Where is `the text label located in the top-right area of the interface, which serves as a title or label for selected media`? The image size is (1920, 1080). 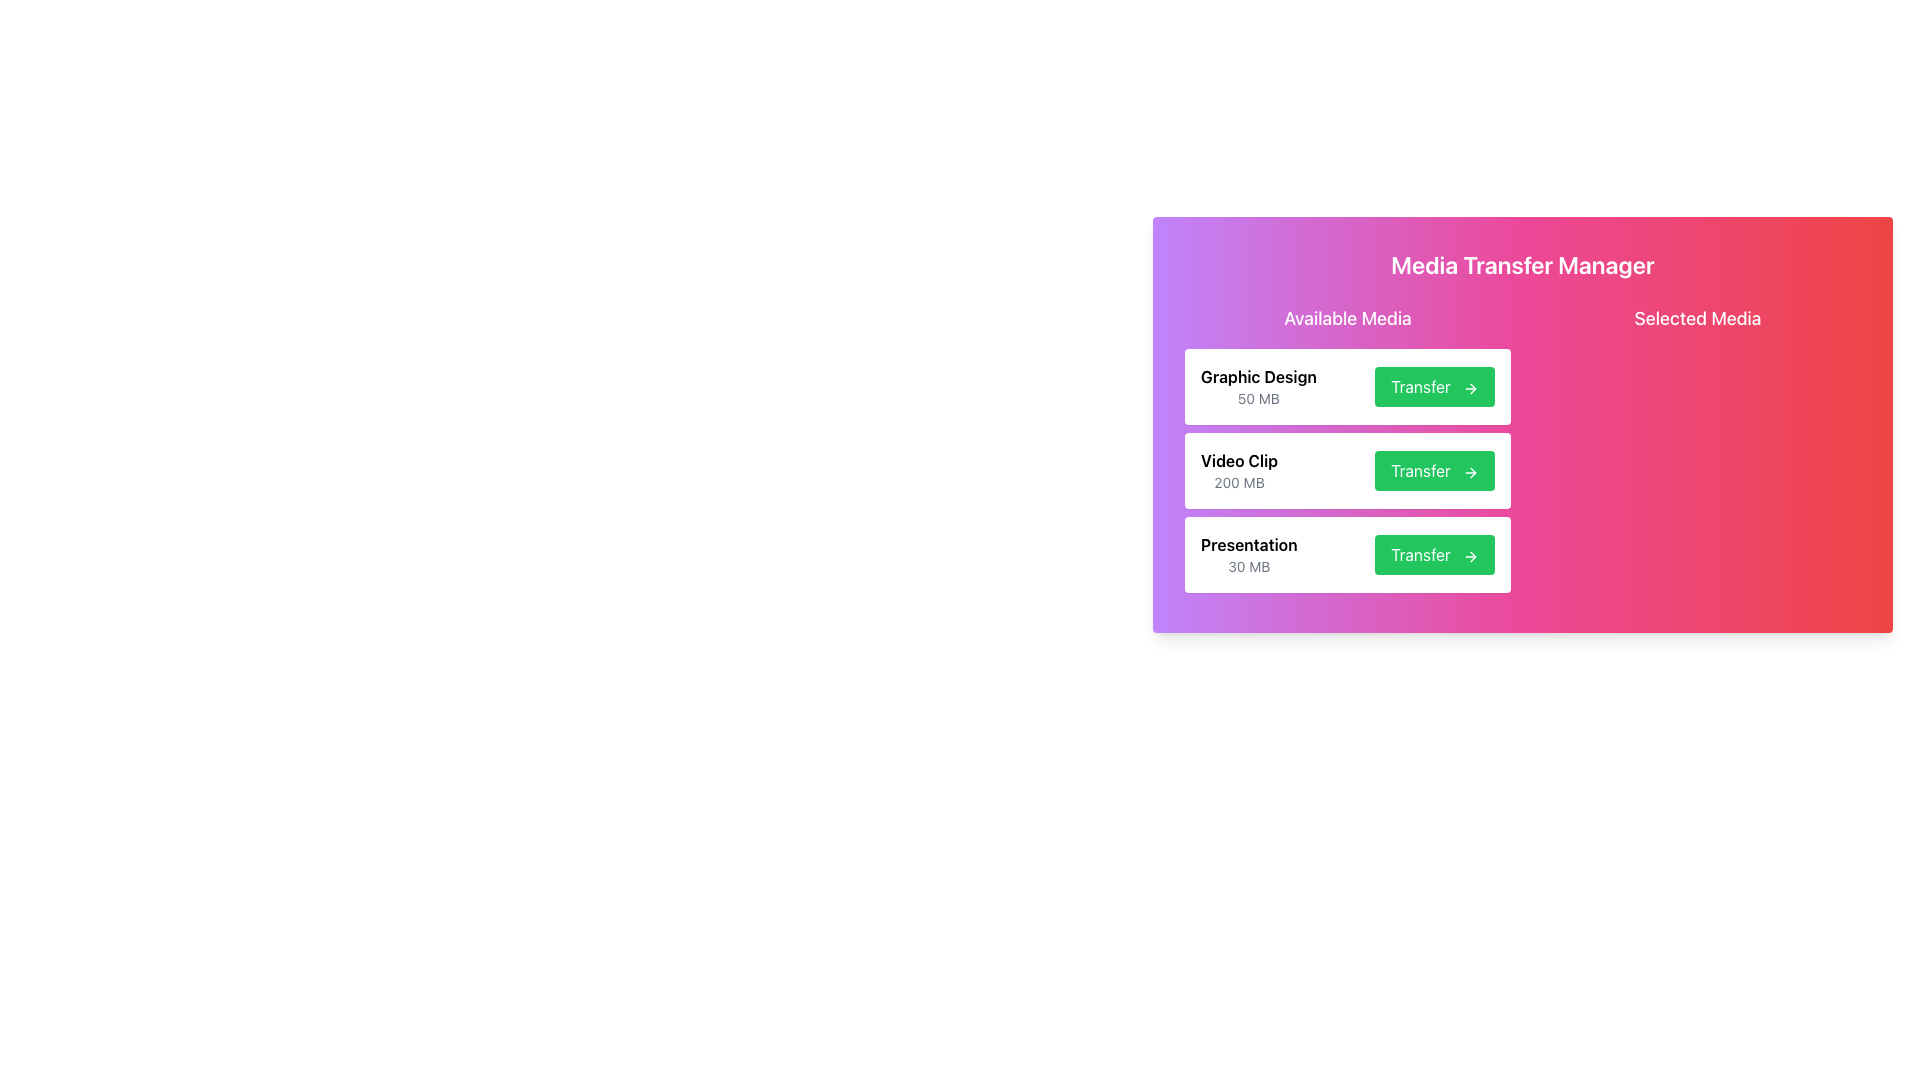
the text label located in the top-right area of the interface, which serves as a title or label for selected media is located at coordinates (1697, 318).